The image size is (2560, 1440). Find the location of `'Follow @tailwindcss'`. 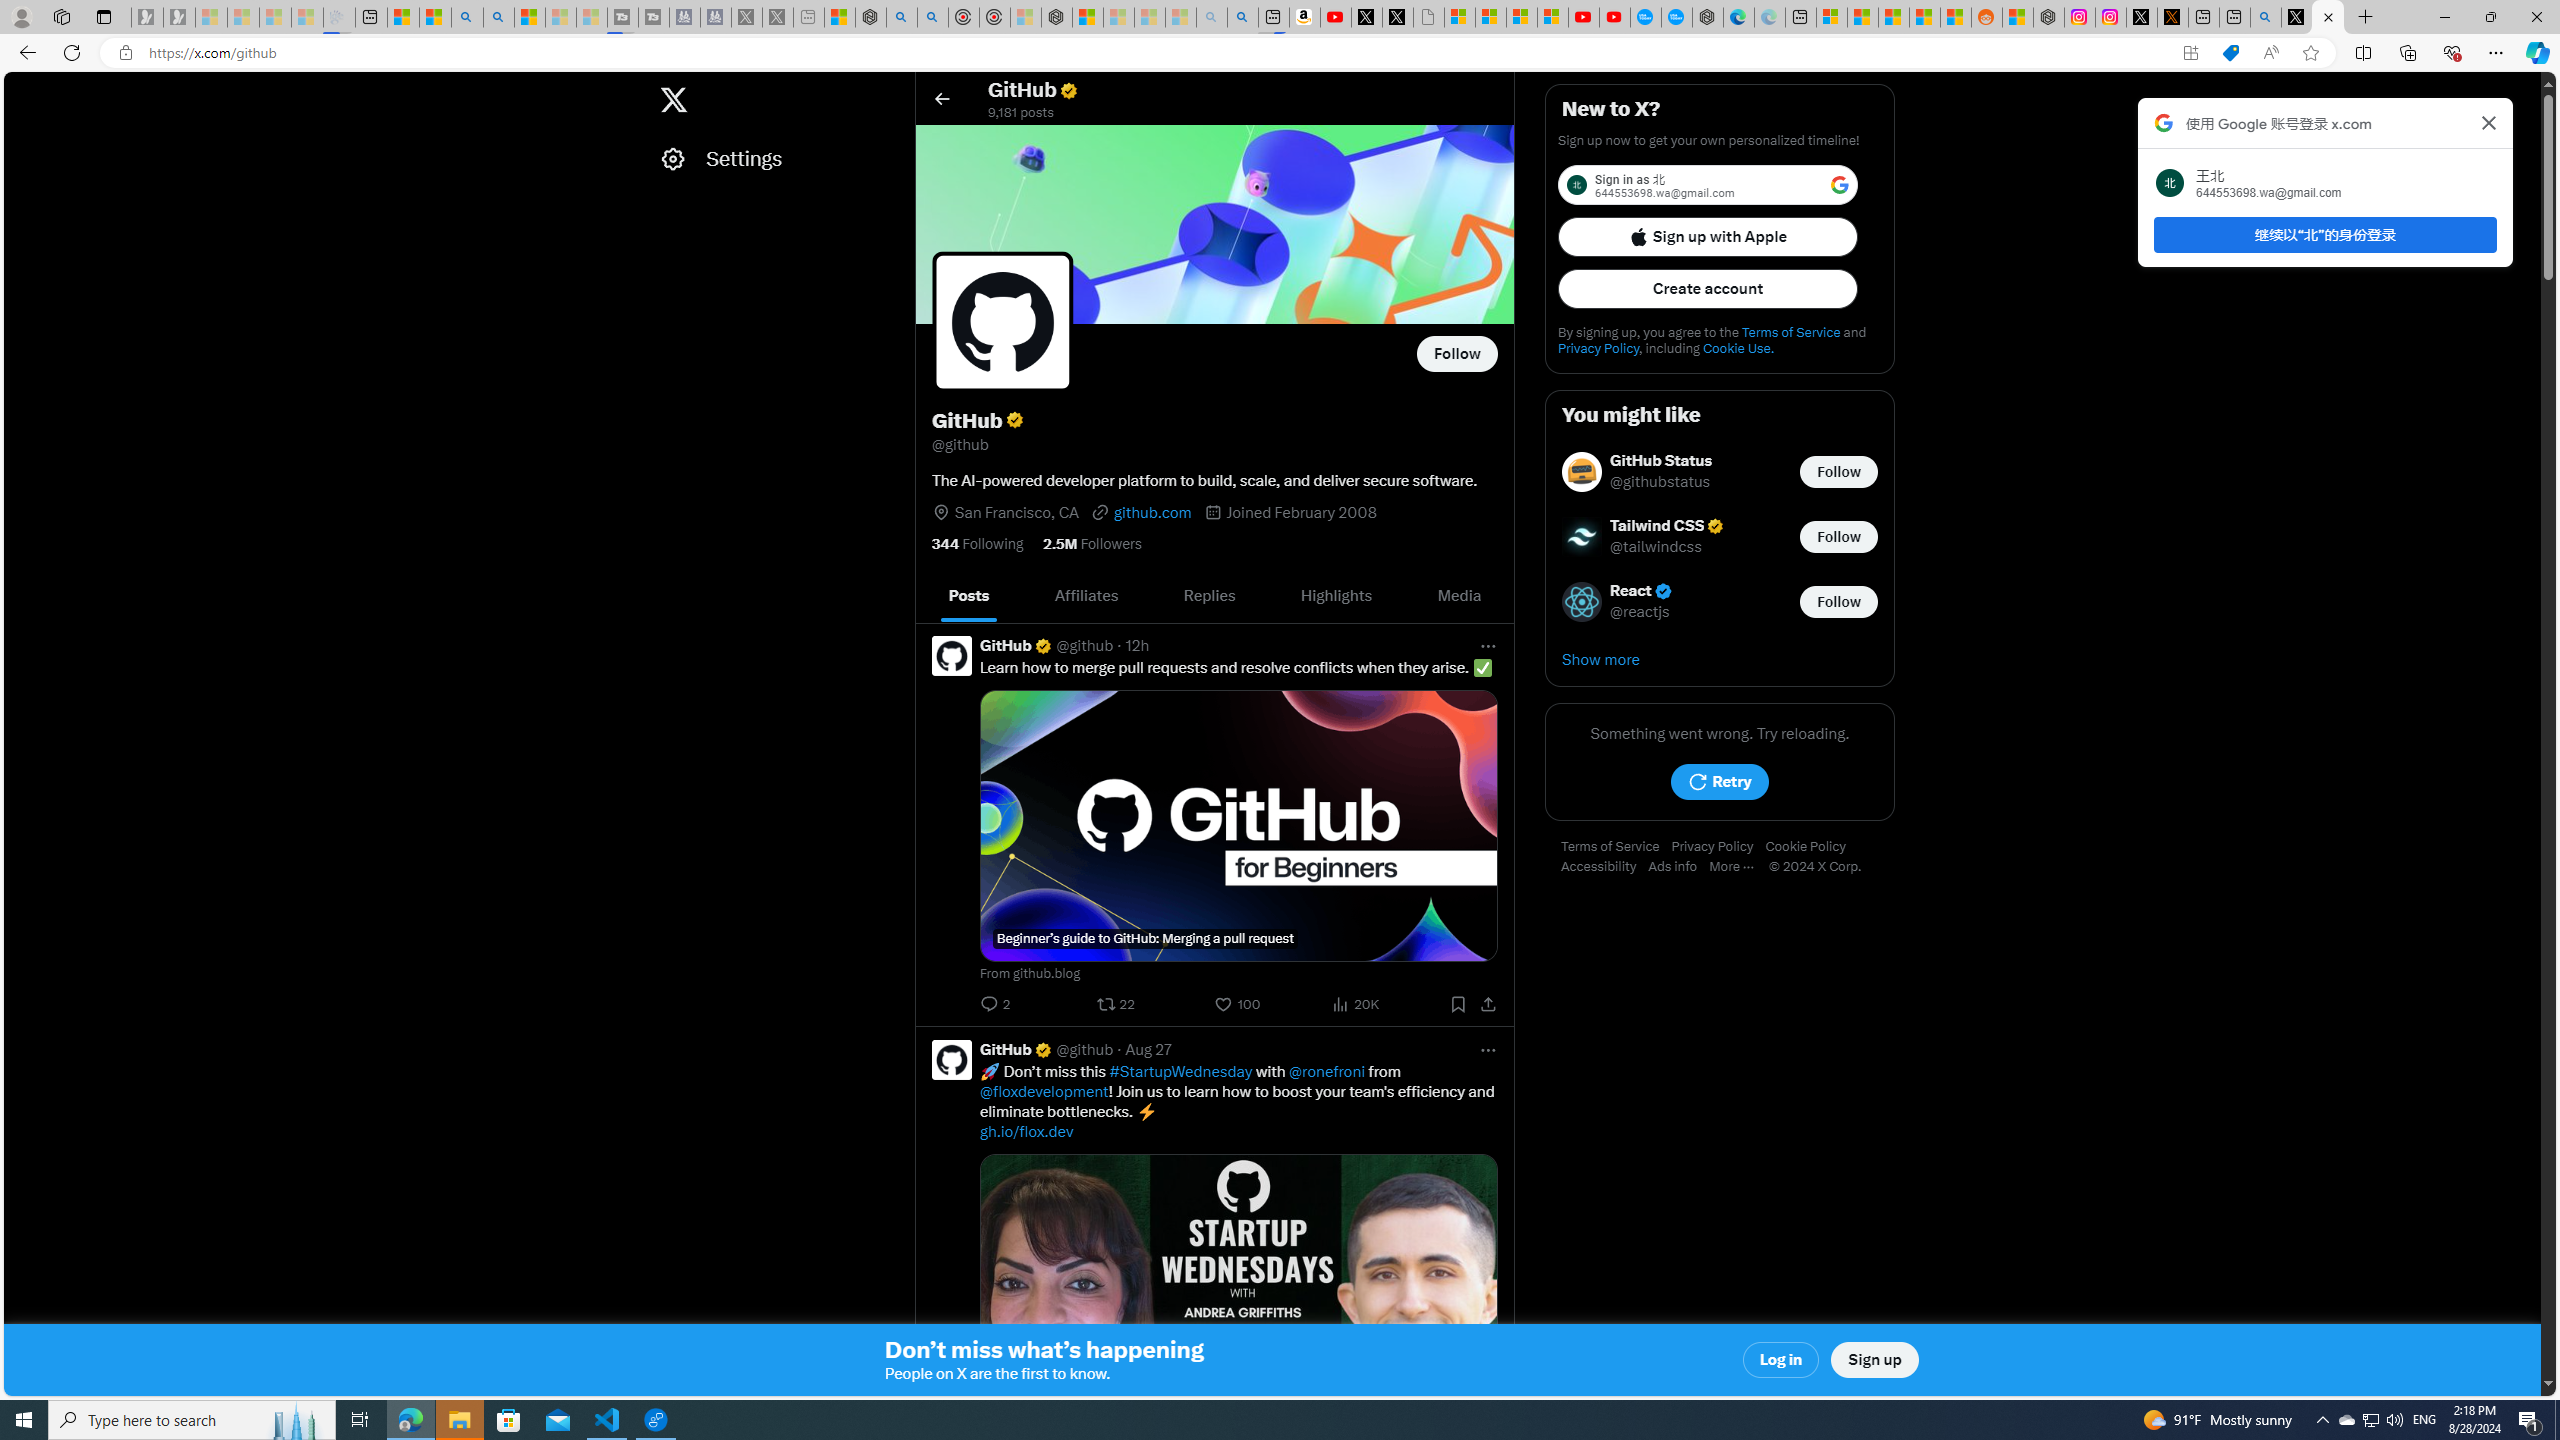

'Follow @tailwindcss' is located at coordinates (1838, 536).